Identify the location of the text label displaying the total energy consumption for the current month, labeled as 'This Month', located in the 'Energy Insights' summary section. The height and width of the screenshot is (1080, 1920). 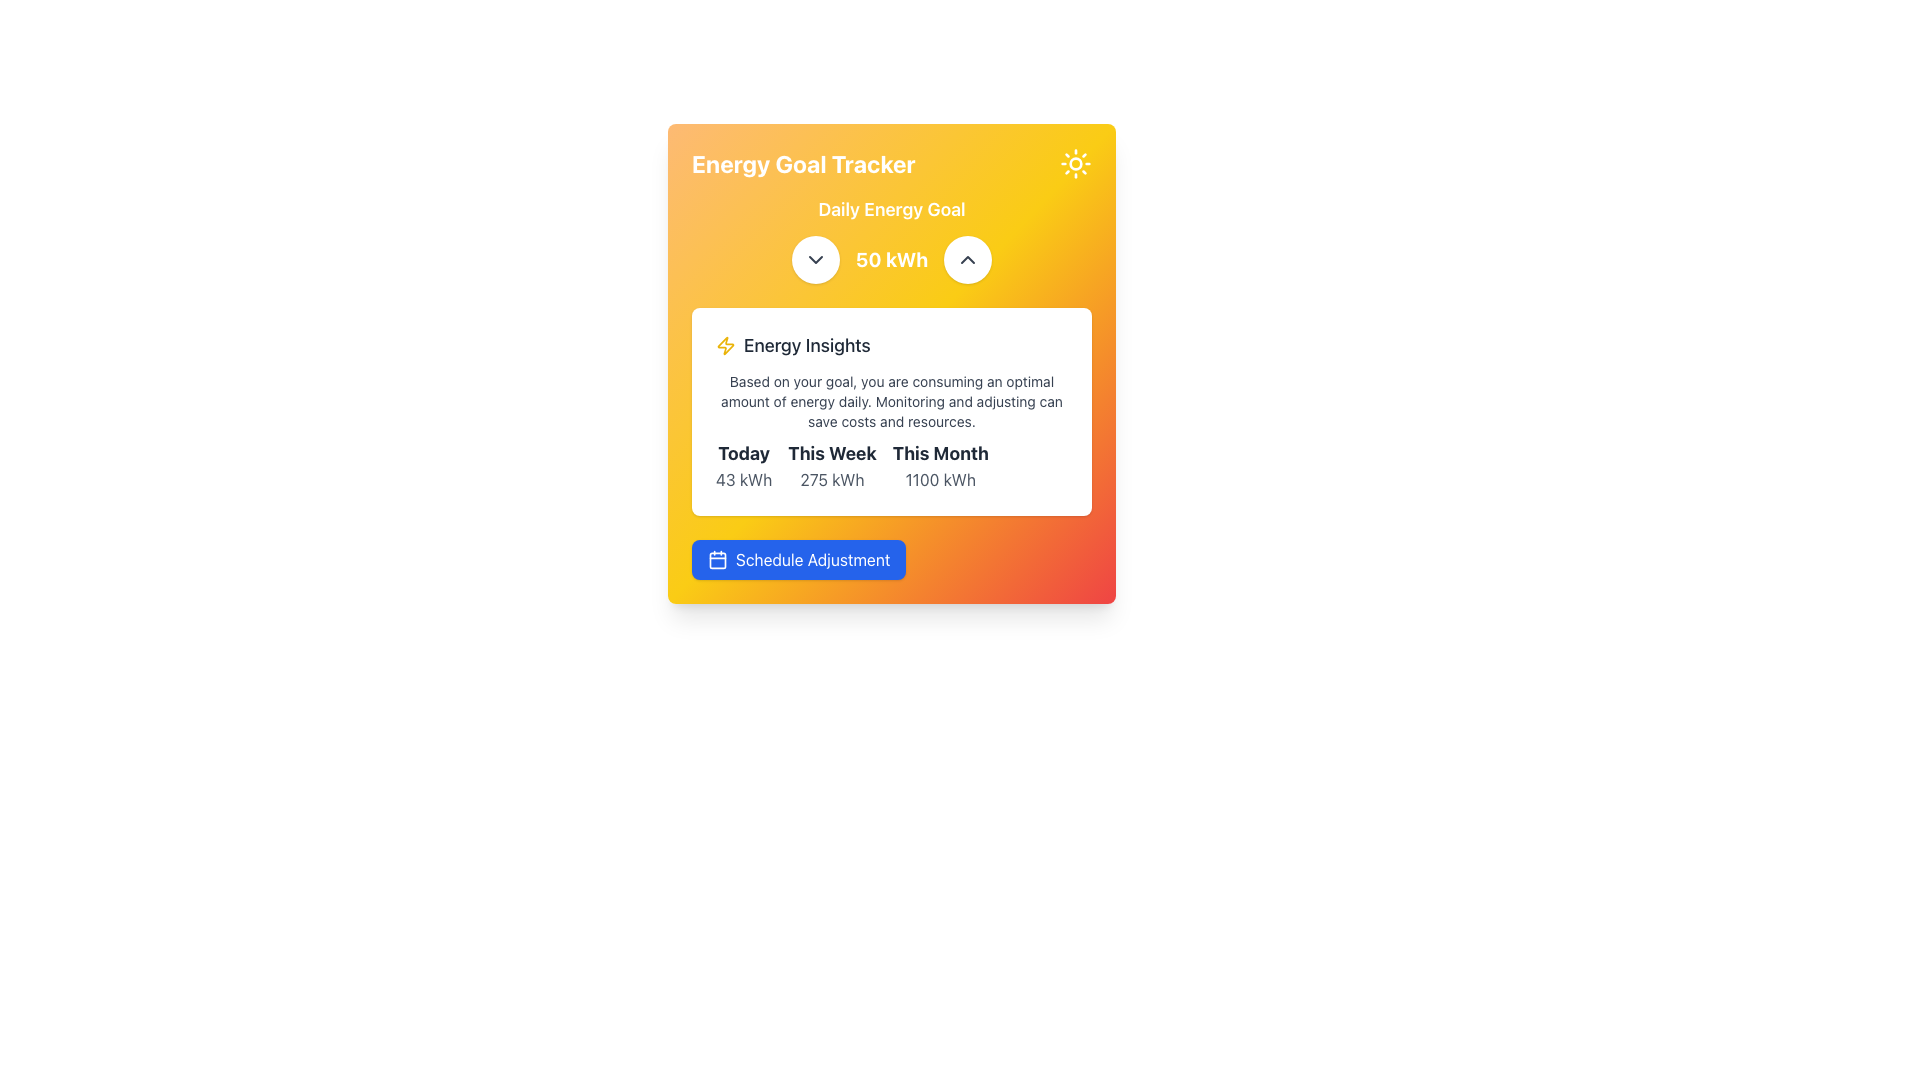
(939, 479).